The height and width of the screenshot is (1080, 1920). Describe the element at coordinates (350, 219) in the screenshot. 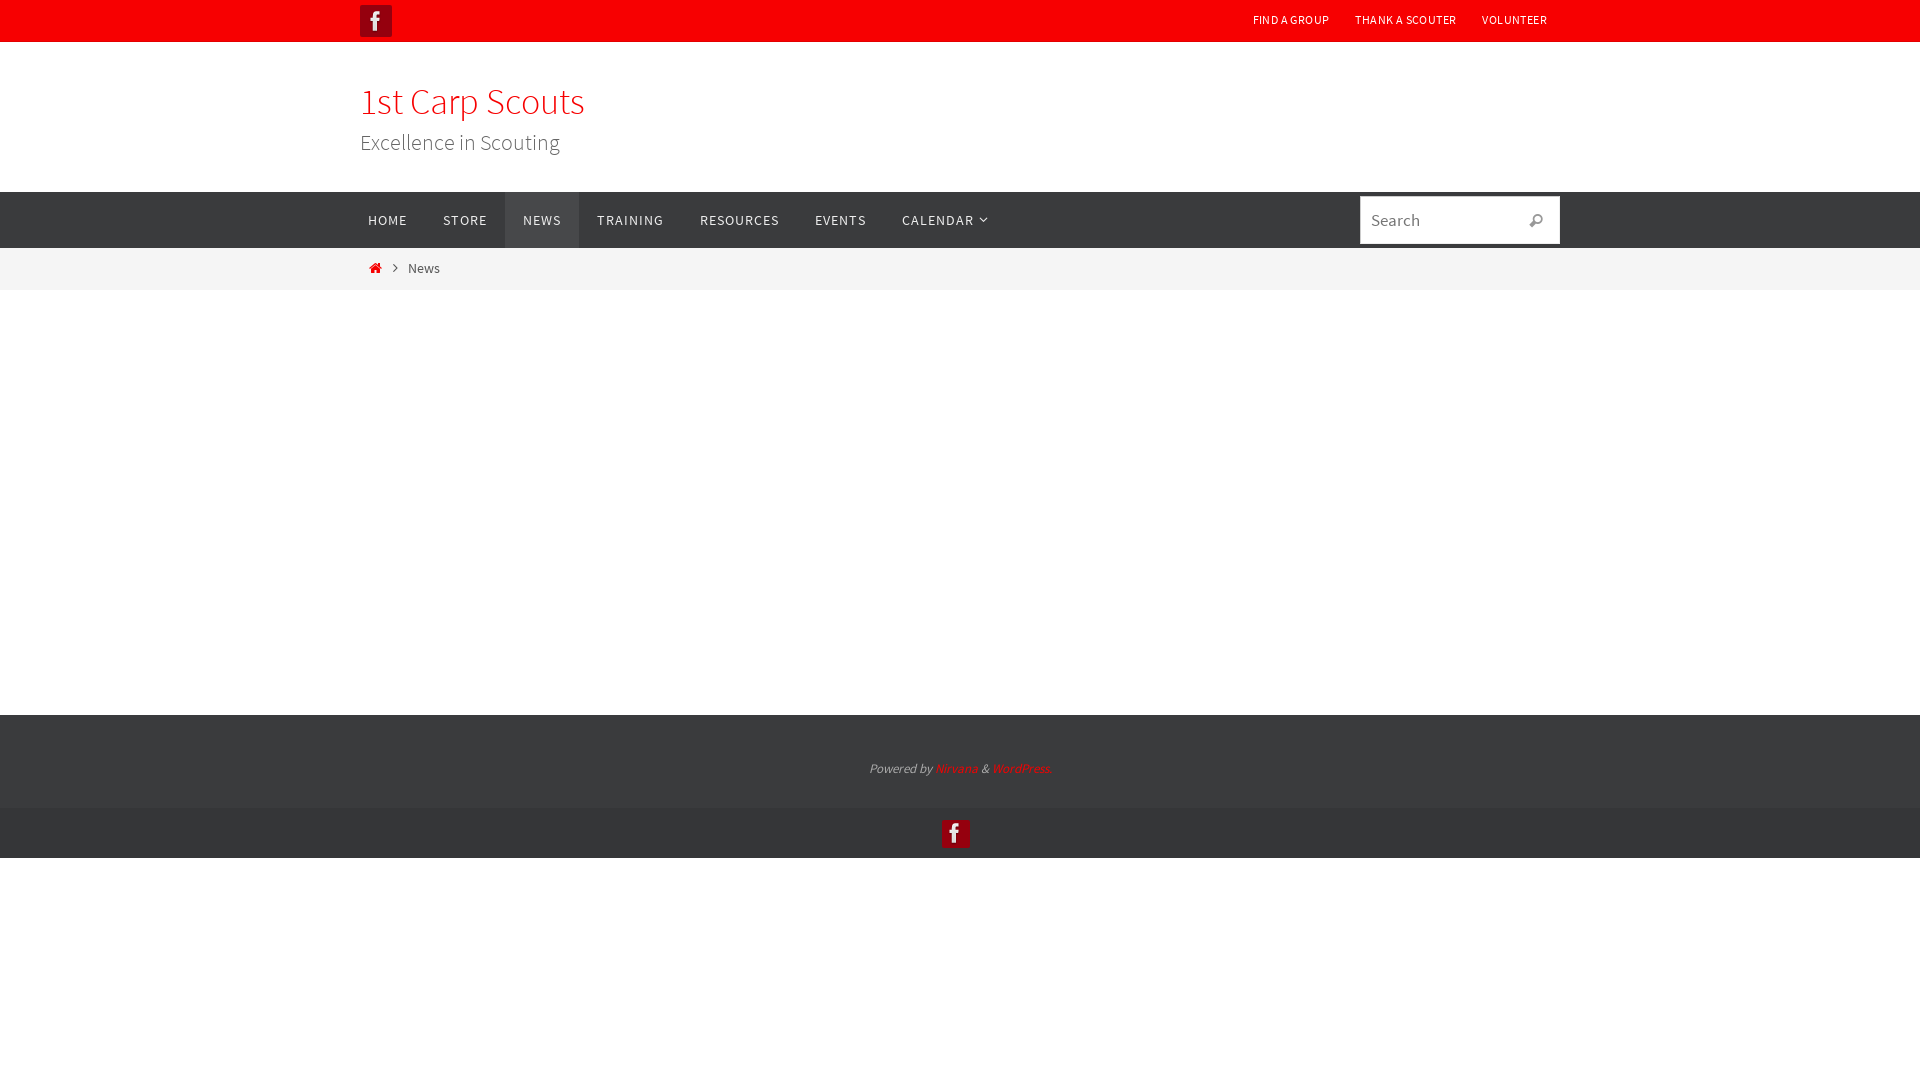

I see `'HOME'` at that location.